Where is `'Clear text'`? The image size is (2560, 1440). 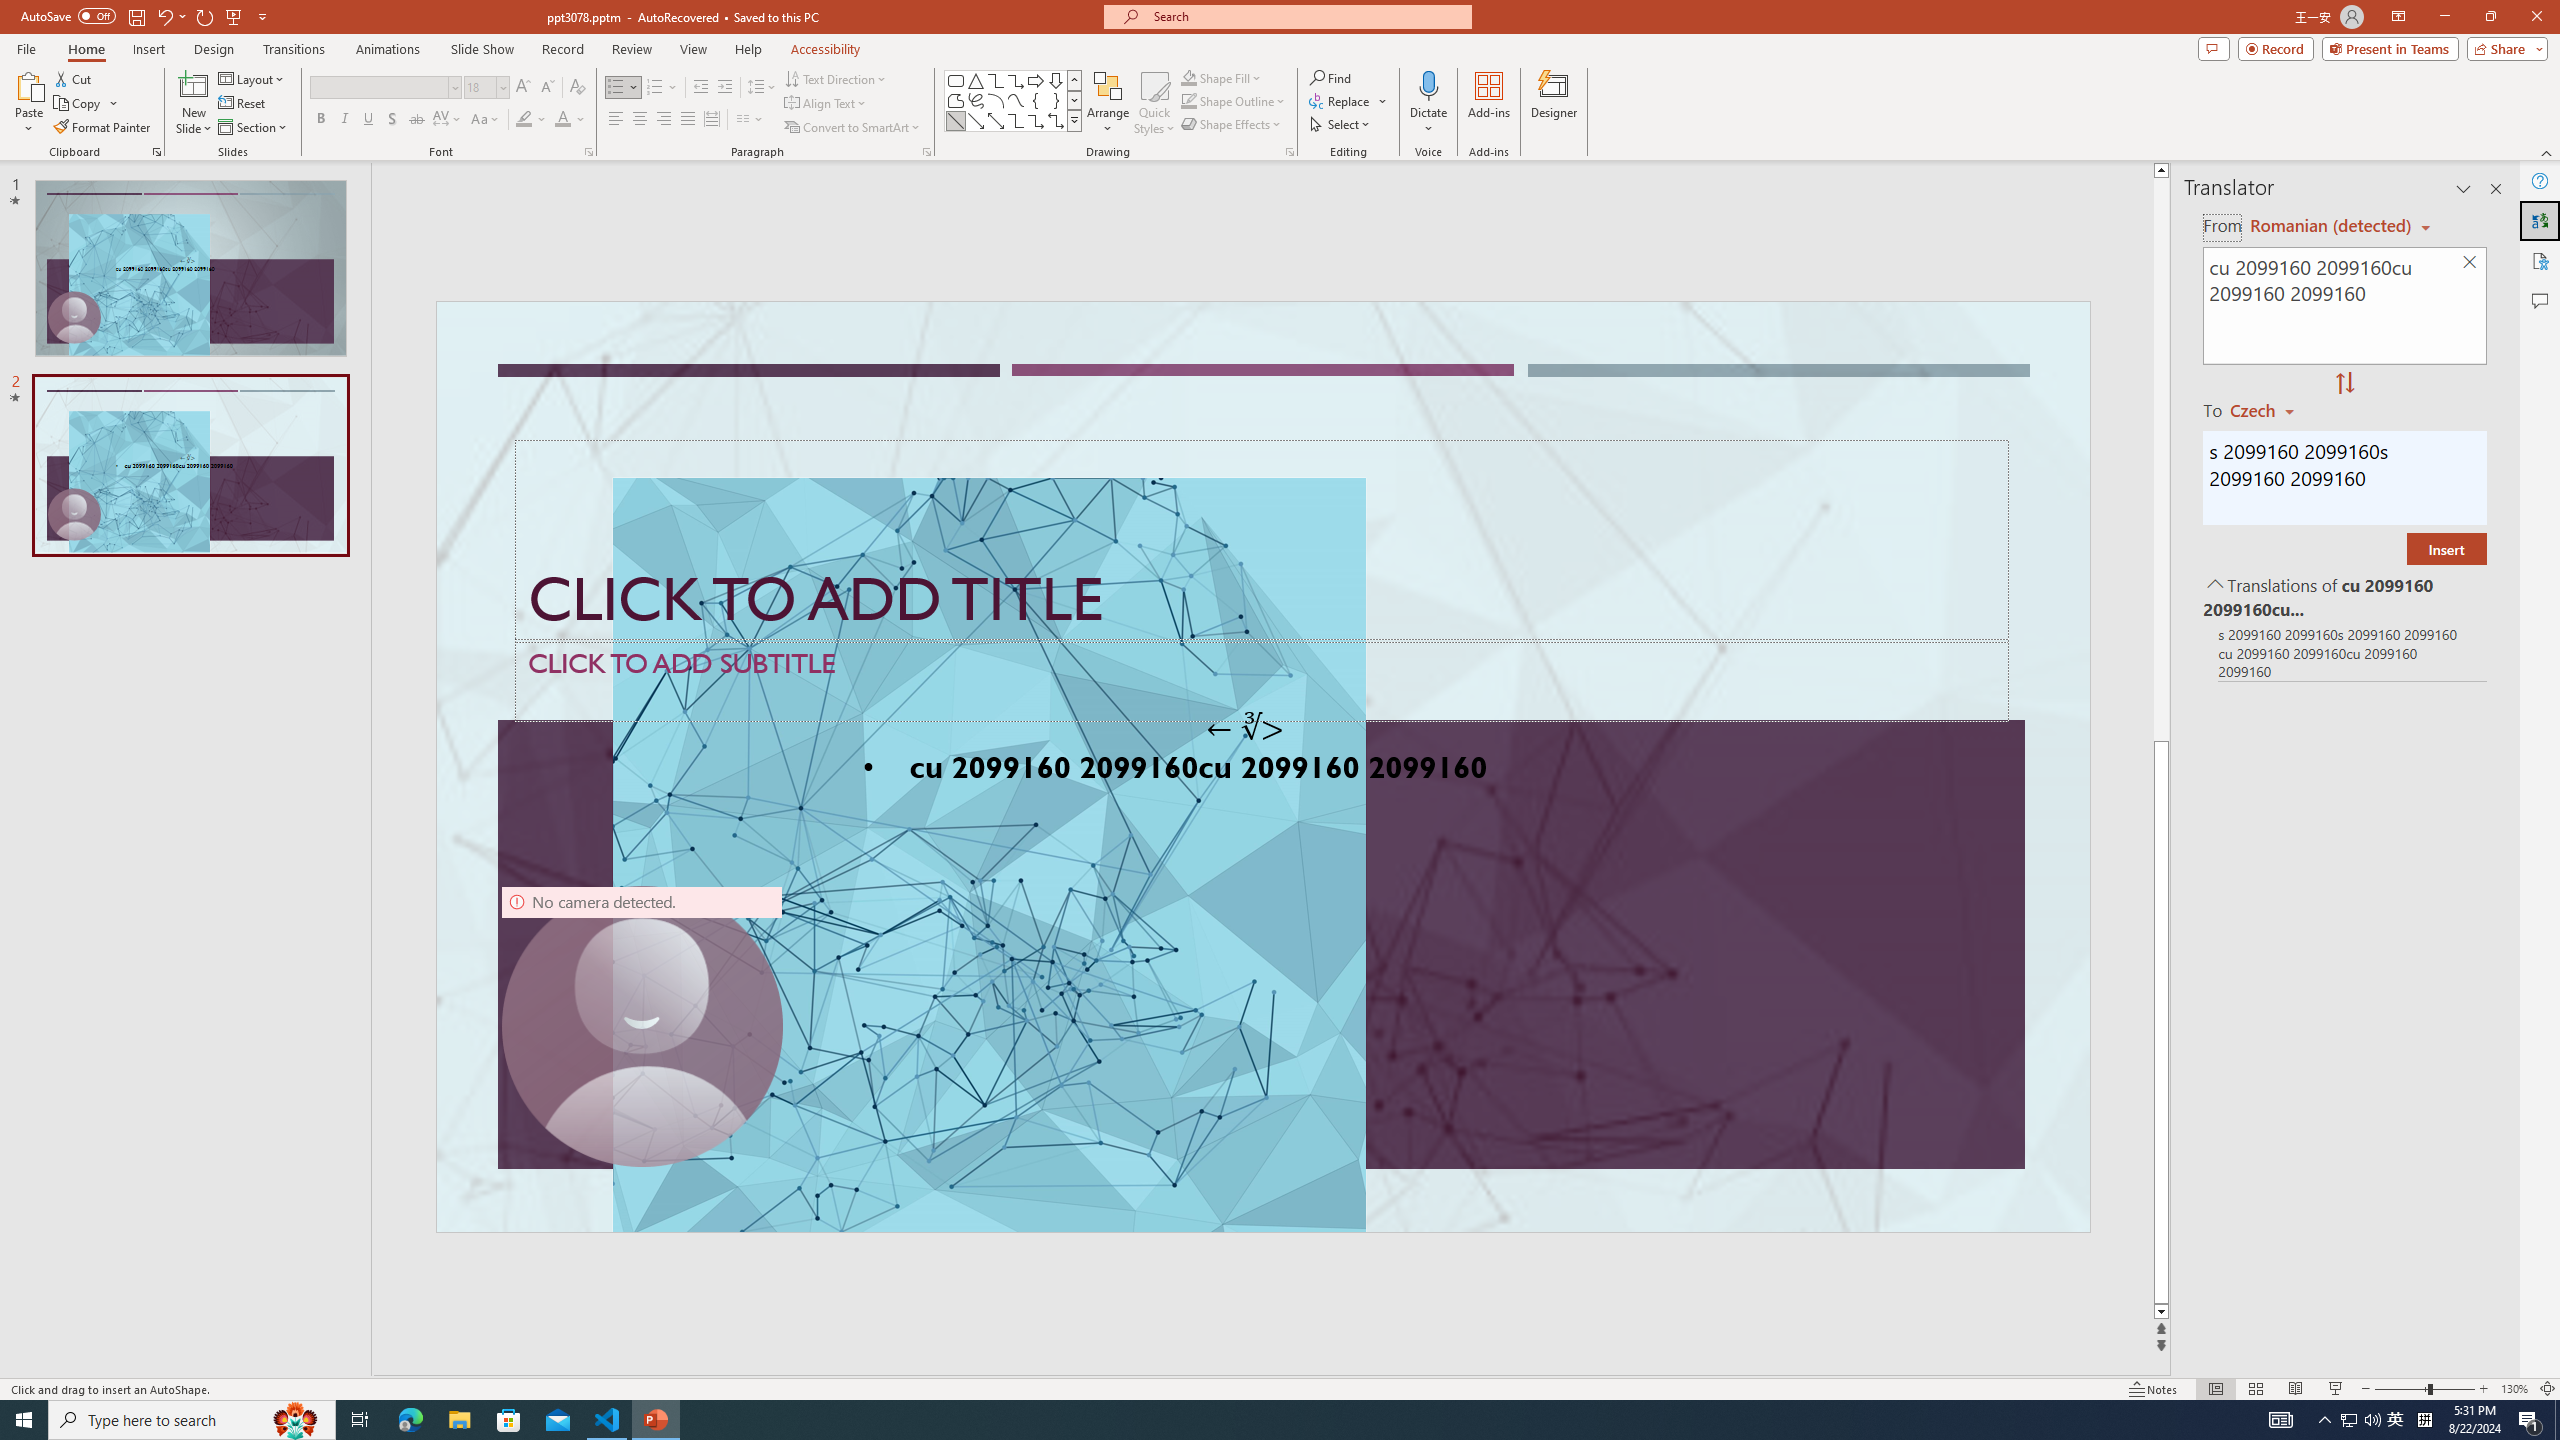
'Clear text' is located at coordinates (2470, 263).